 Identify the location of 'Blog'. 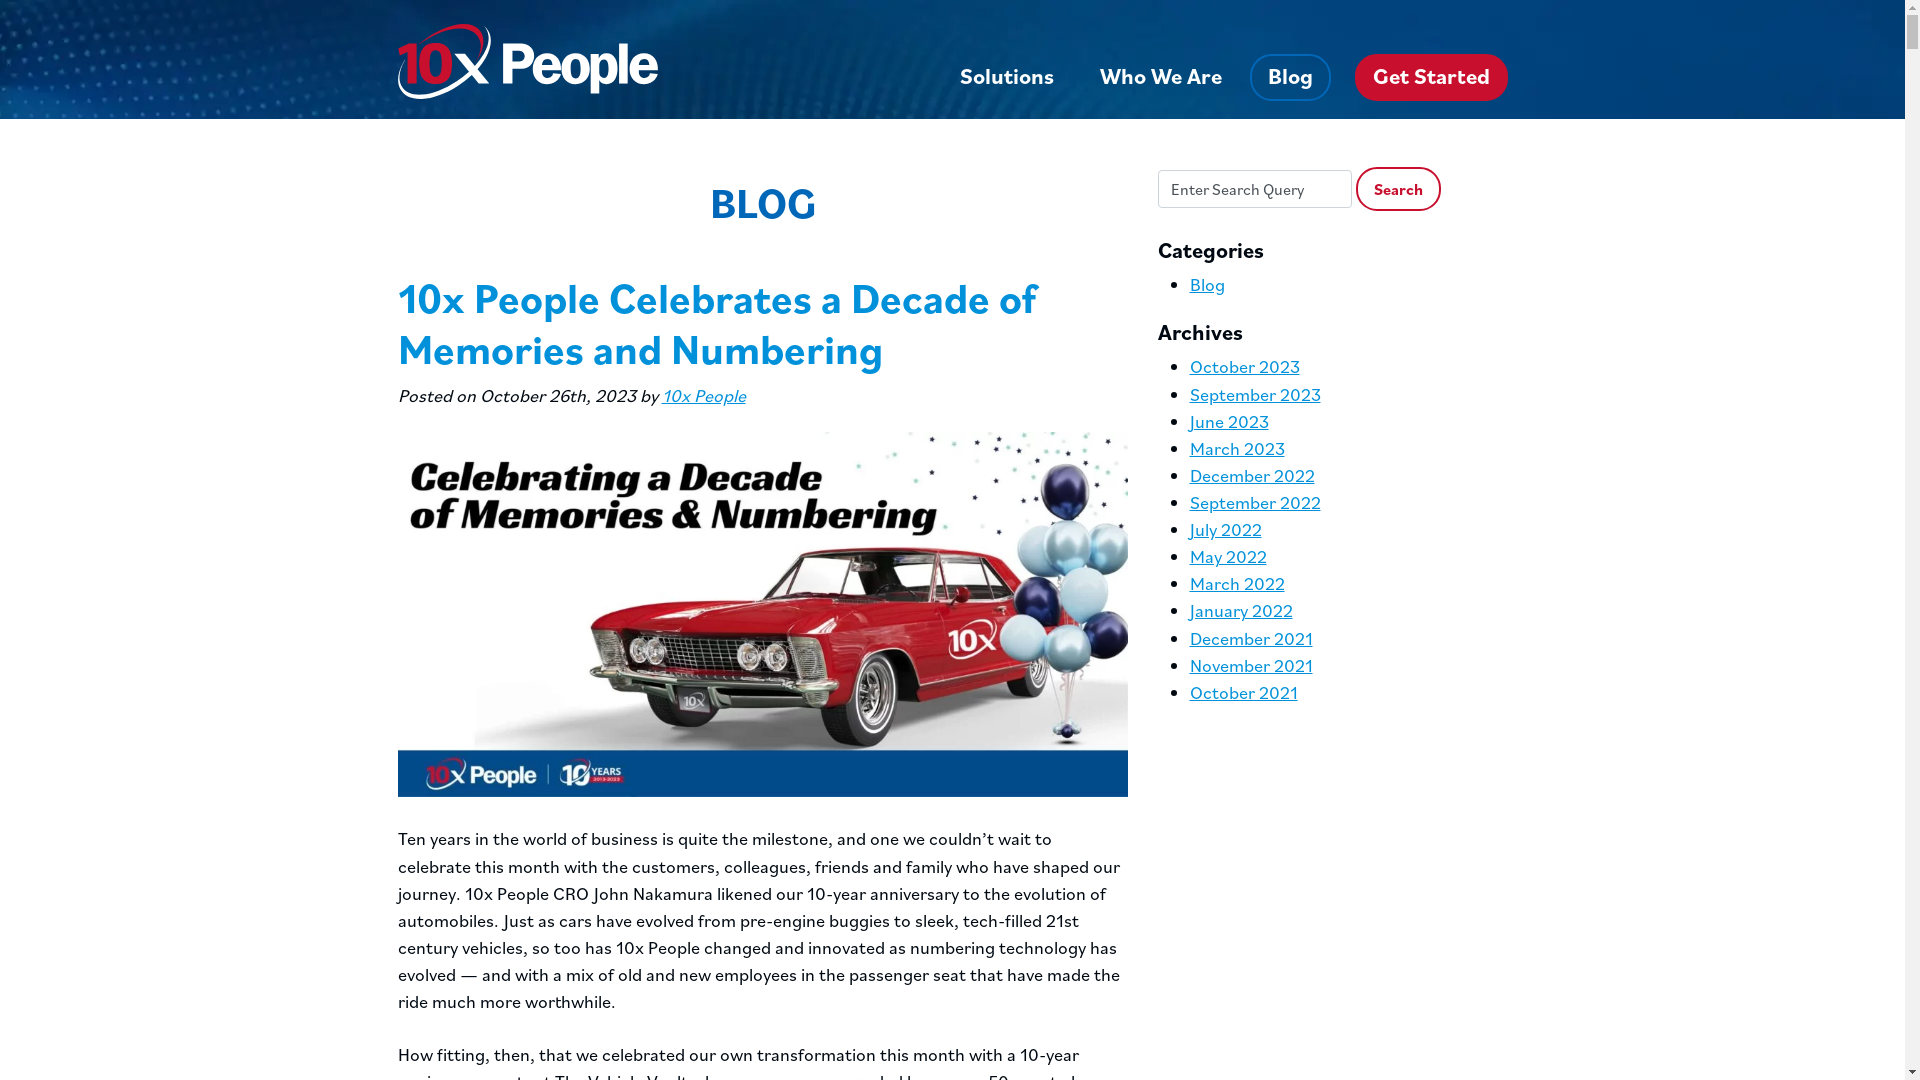
(1206, 284).